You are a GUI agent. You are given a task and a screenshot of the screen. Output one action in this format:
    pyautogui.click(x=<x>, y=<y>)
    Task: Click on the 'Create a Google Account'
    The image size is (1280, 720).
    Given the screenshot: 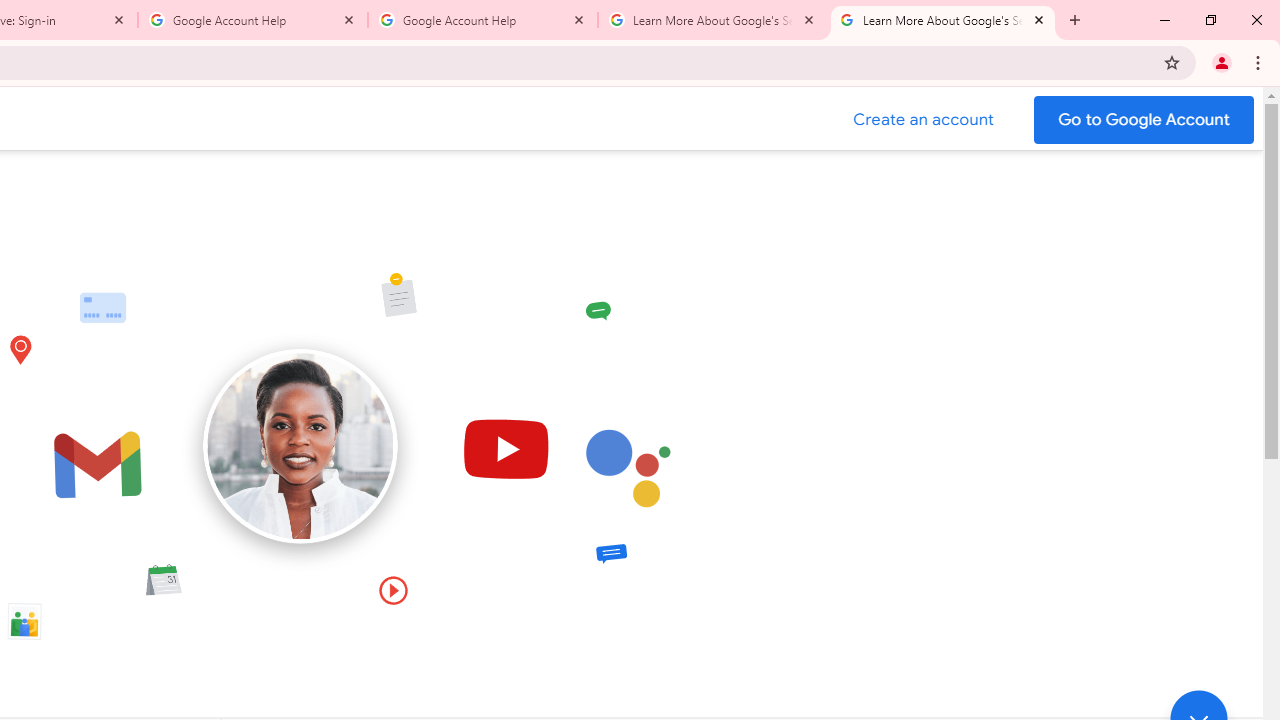 What is the action you would take?
    pyautogui.click(x=923, y=119)
    